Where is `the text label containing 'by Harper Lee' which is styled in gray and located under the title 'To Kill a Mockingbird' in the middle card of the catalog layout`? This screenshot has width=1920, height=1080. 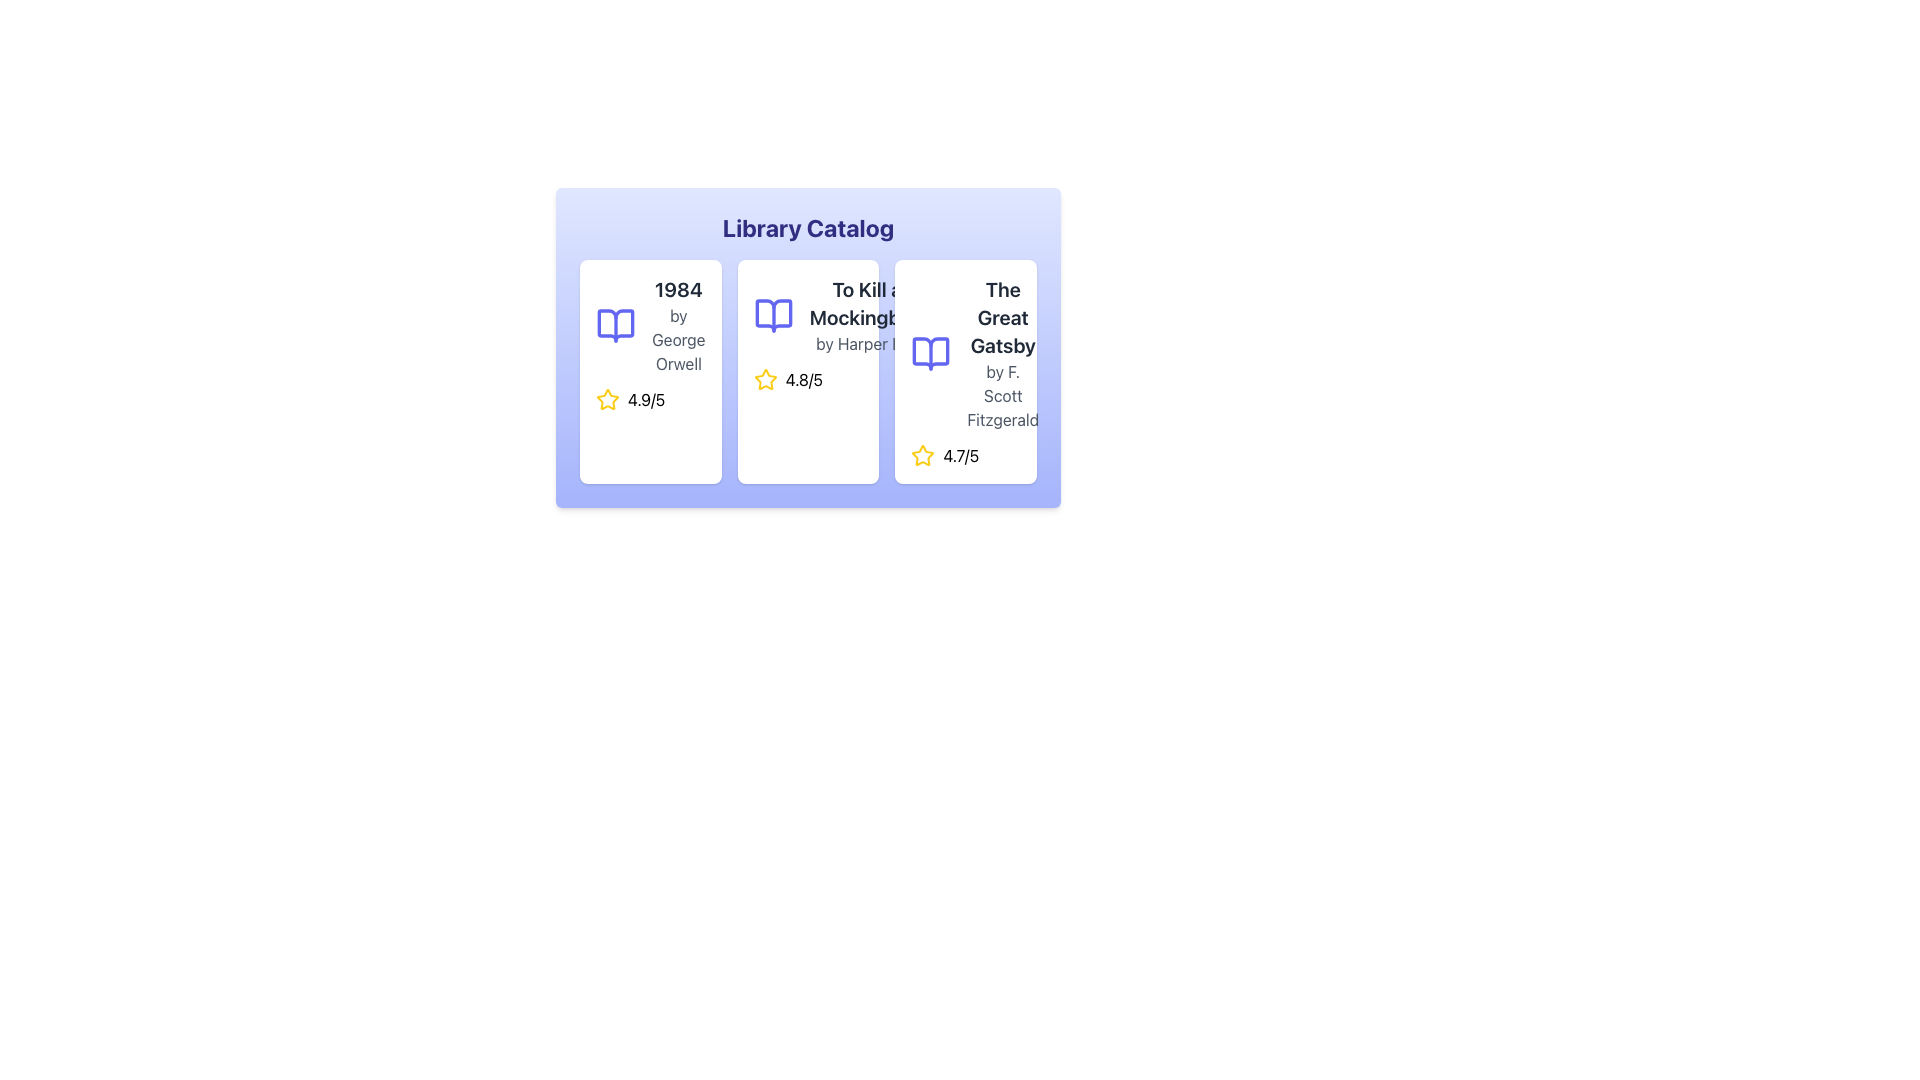 the text label containing 'by Harper Lee' which is styled in gray and located under the title 'To Kill a Mockingbird' in the middle card of the catalog layout is located at coordinates (867, 342).